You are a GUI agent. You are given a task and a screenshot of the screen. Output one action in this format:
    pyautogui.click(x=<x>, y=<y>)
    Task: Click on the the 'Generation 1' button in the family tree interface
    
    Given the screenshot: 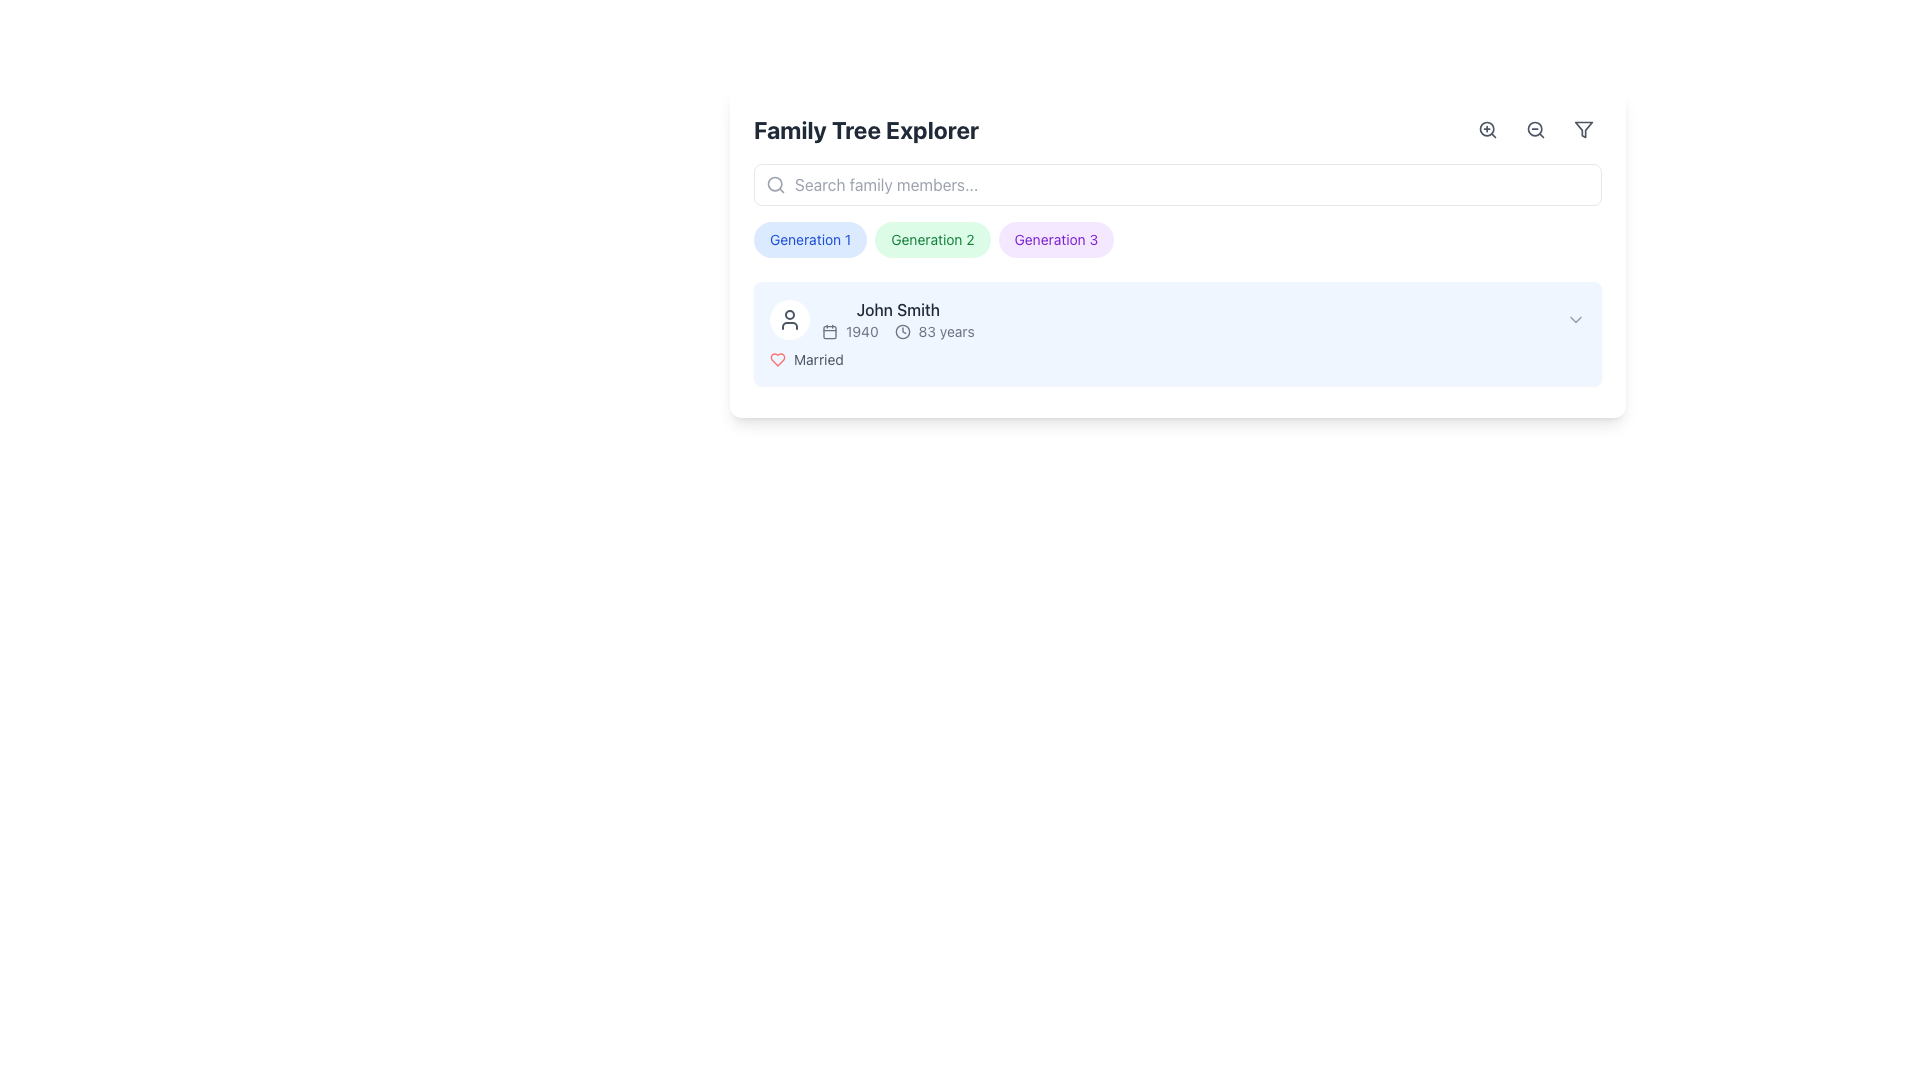 What is the action you would take?
    pyautogui.click(x=810, y=238)
    